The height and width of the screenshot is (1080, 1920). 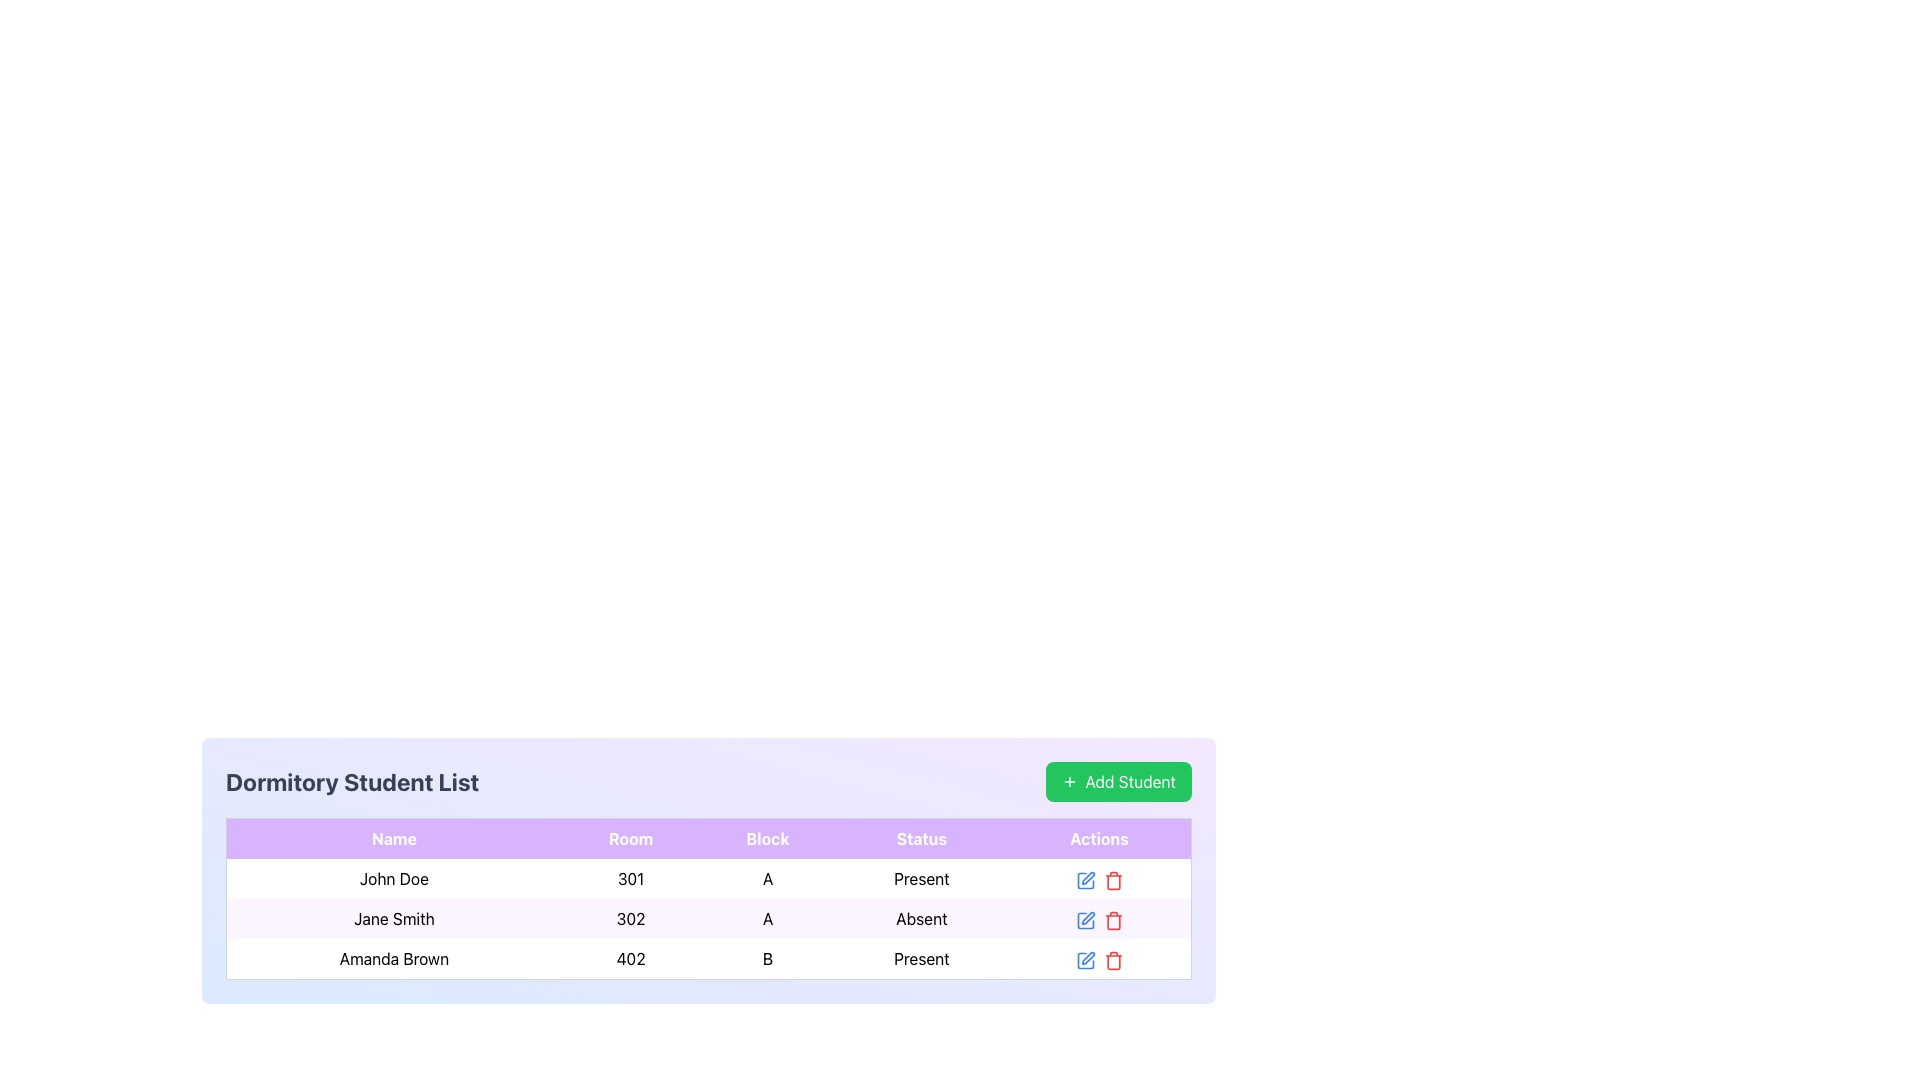 What do you see at coordinates (1068, 781) in the screenshot?
I see `the plus (+) icon located to the left of the 'Add Student' text label within the green button at the top-right corner of the table` at bounding box center [1068, 781].